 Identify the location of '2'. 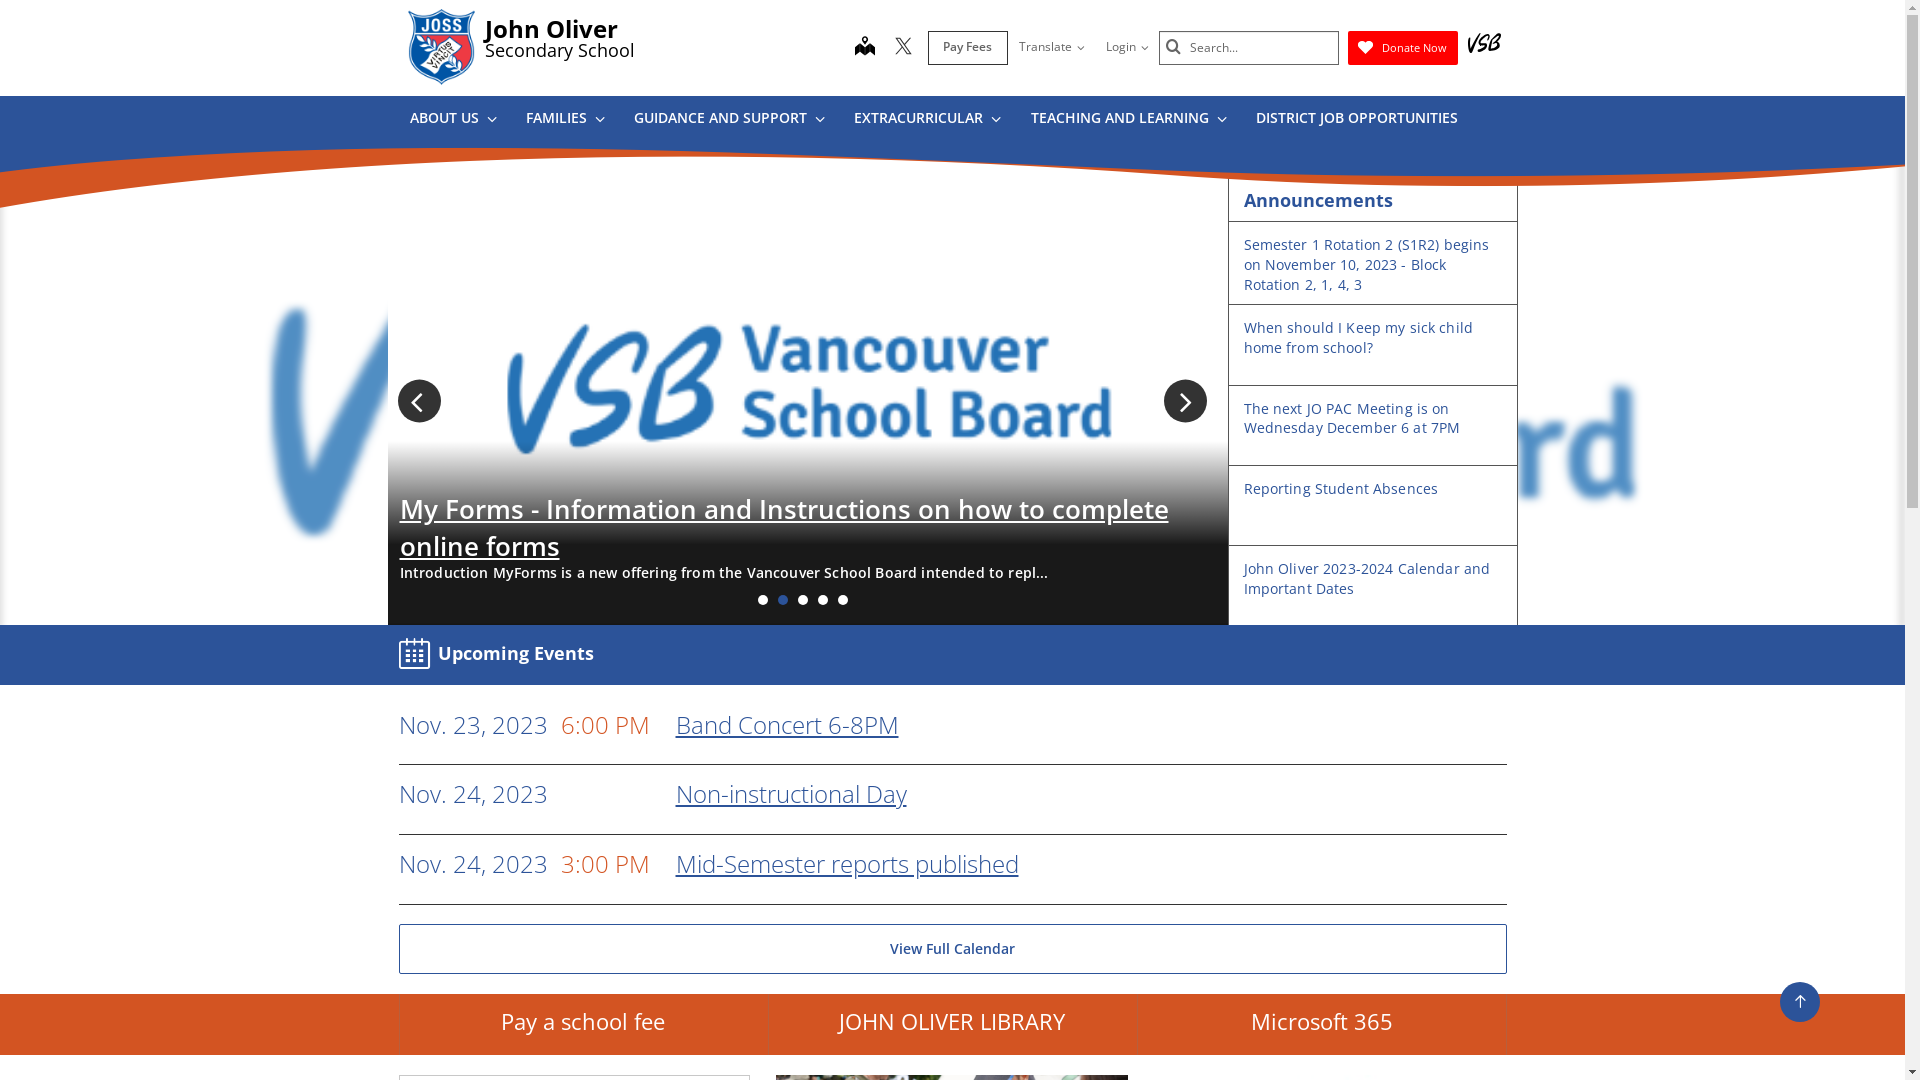
(781, 599).